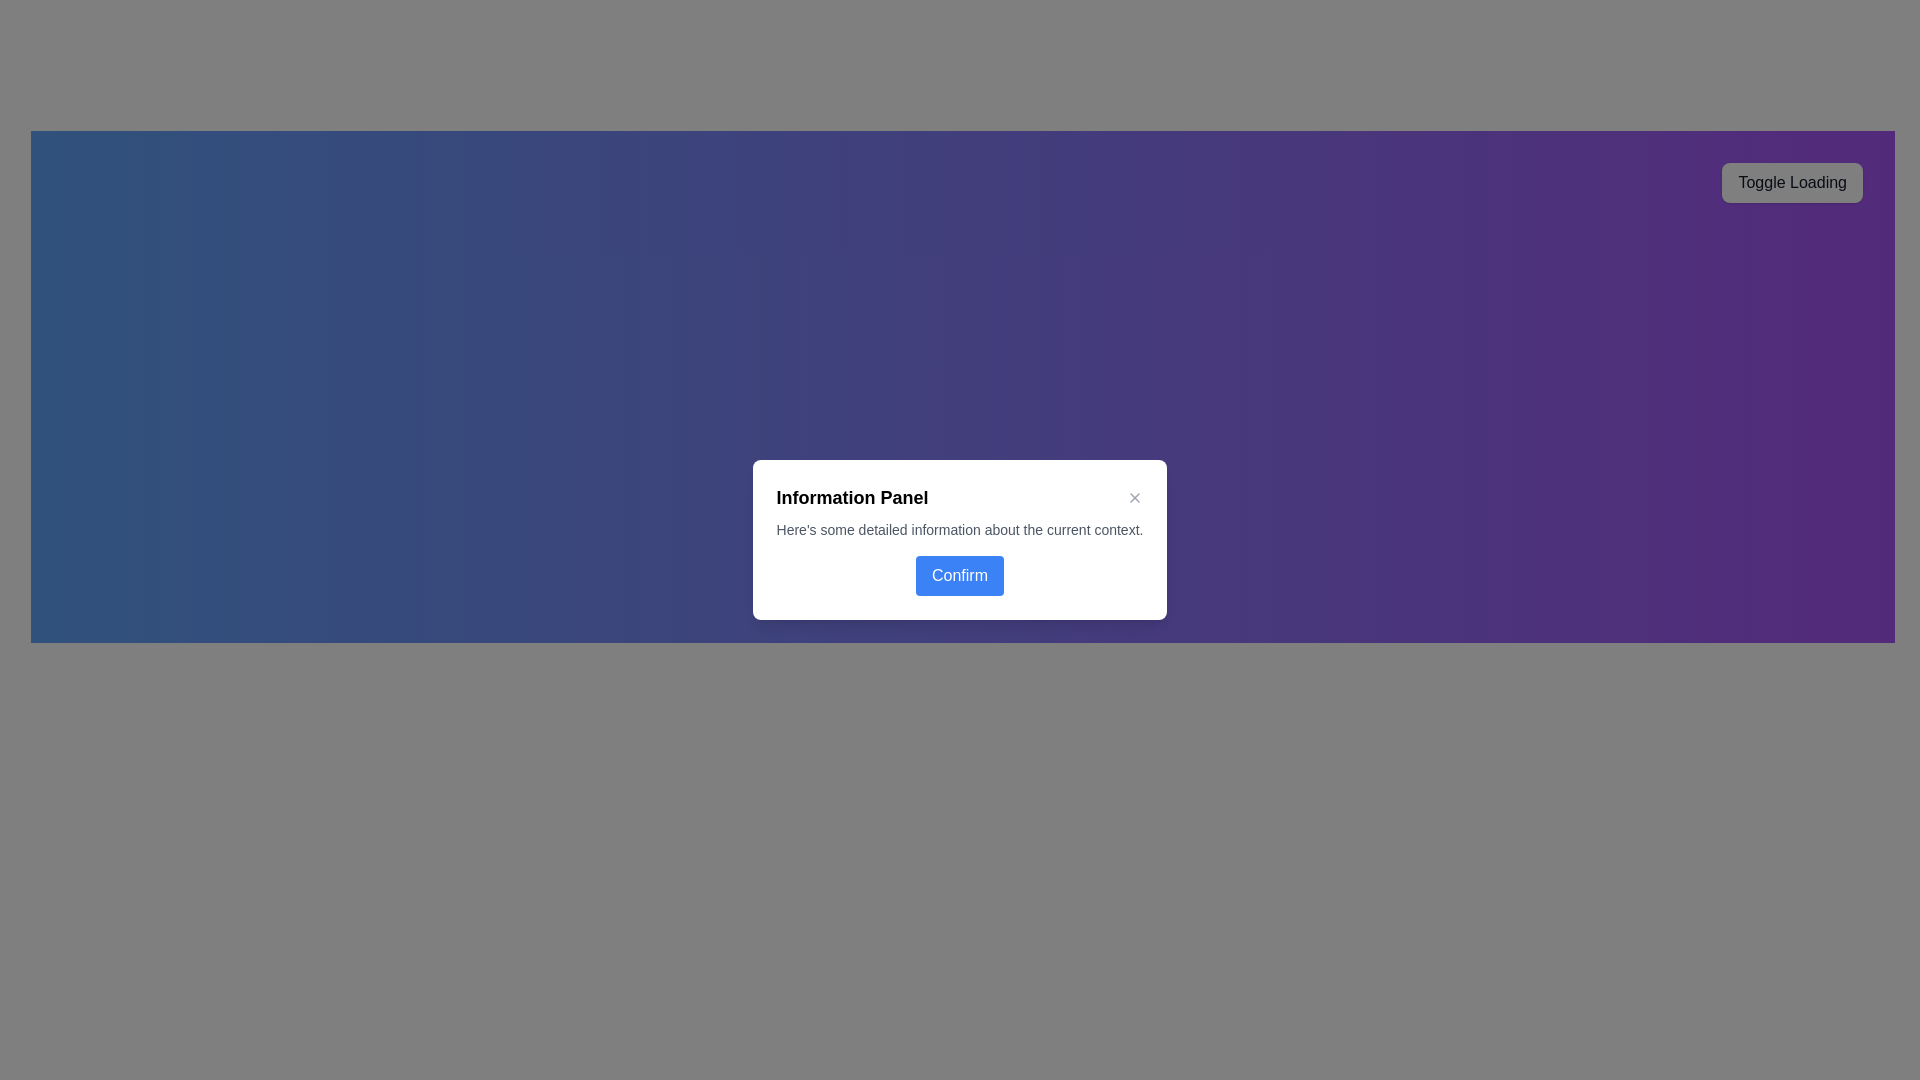  I want to click on the button located, so click(1134, 496).